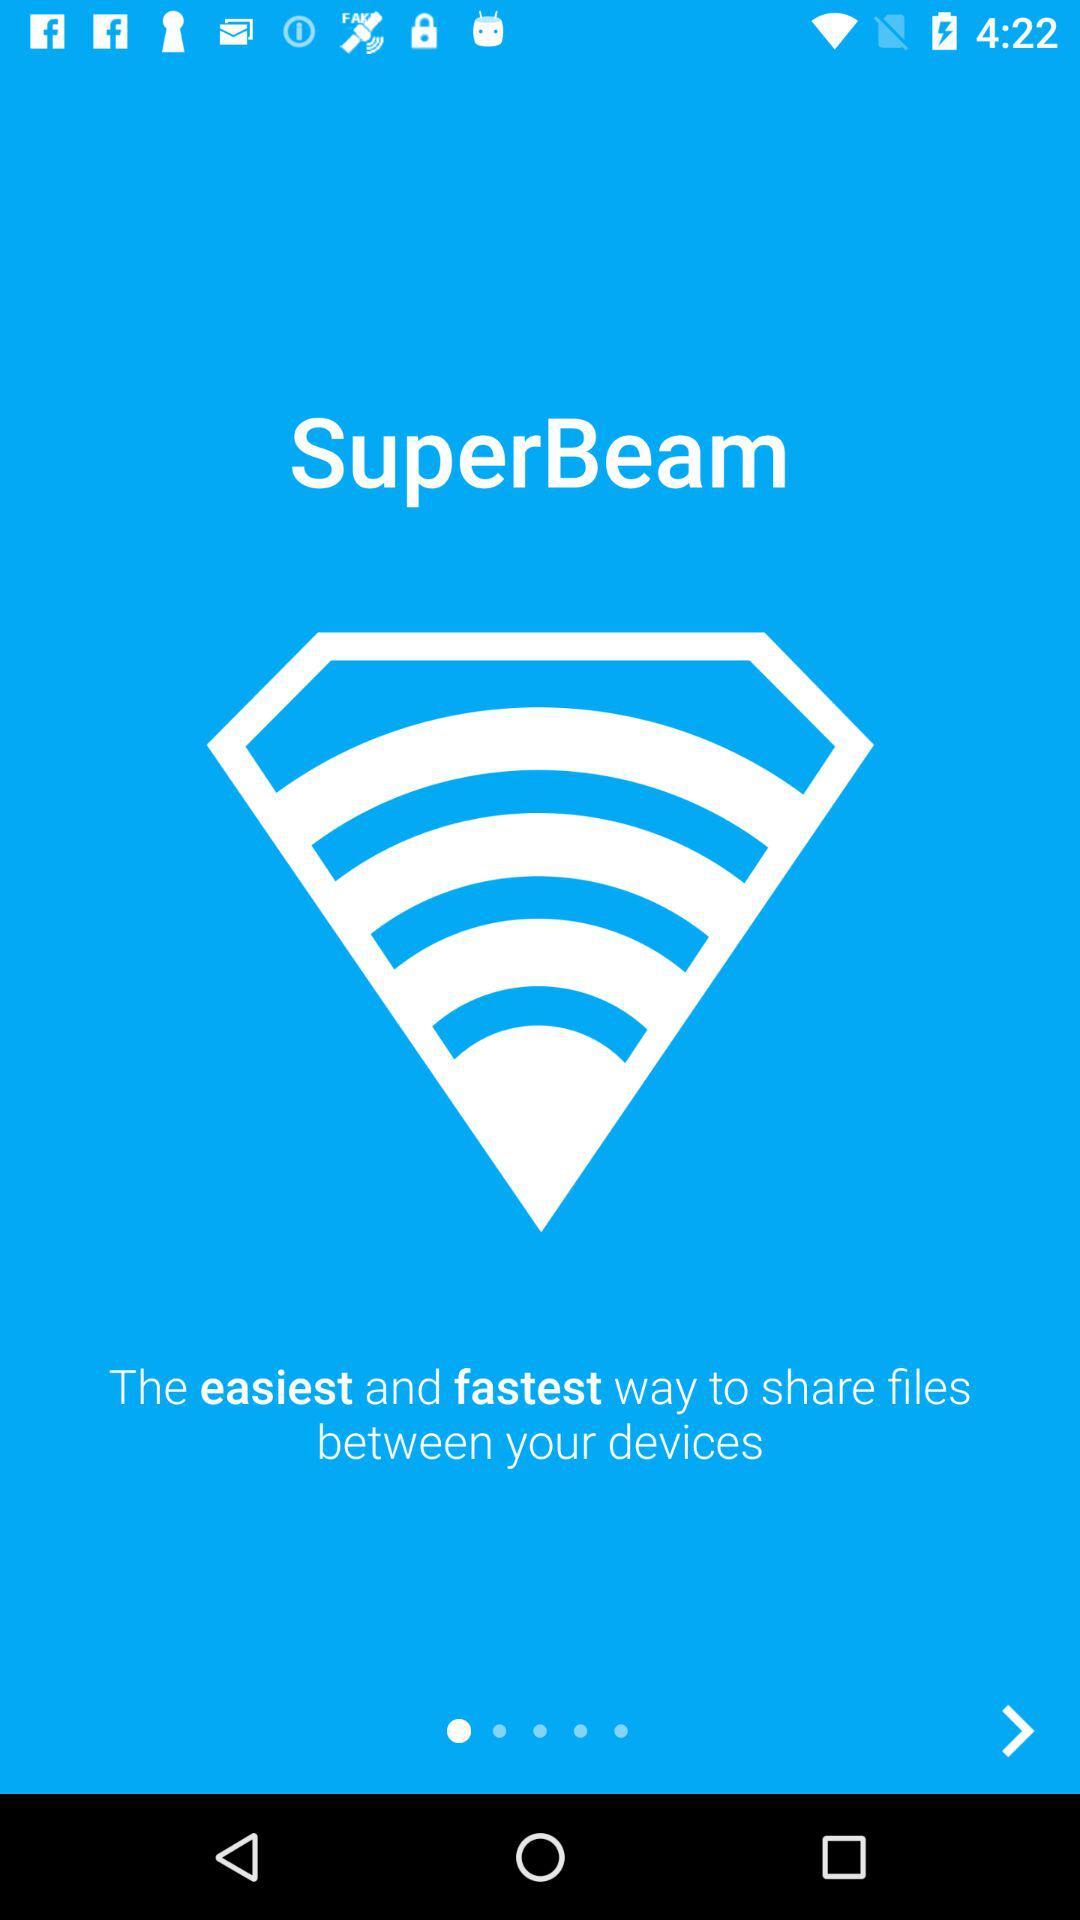 The width and height of the screenshot is (1080, 1920). Describe the element at coordinates (1017, 1730) in the screenshot. I see `next` at that location.